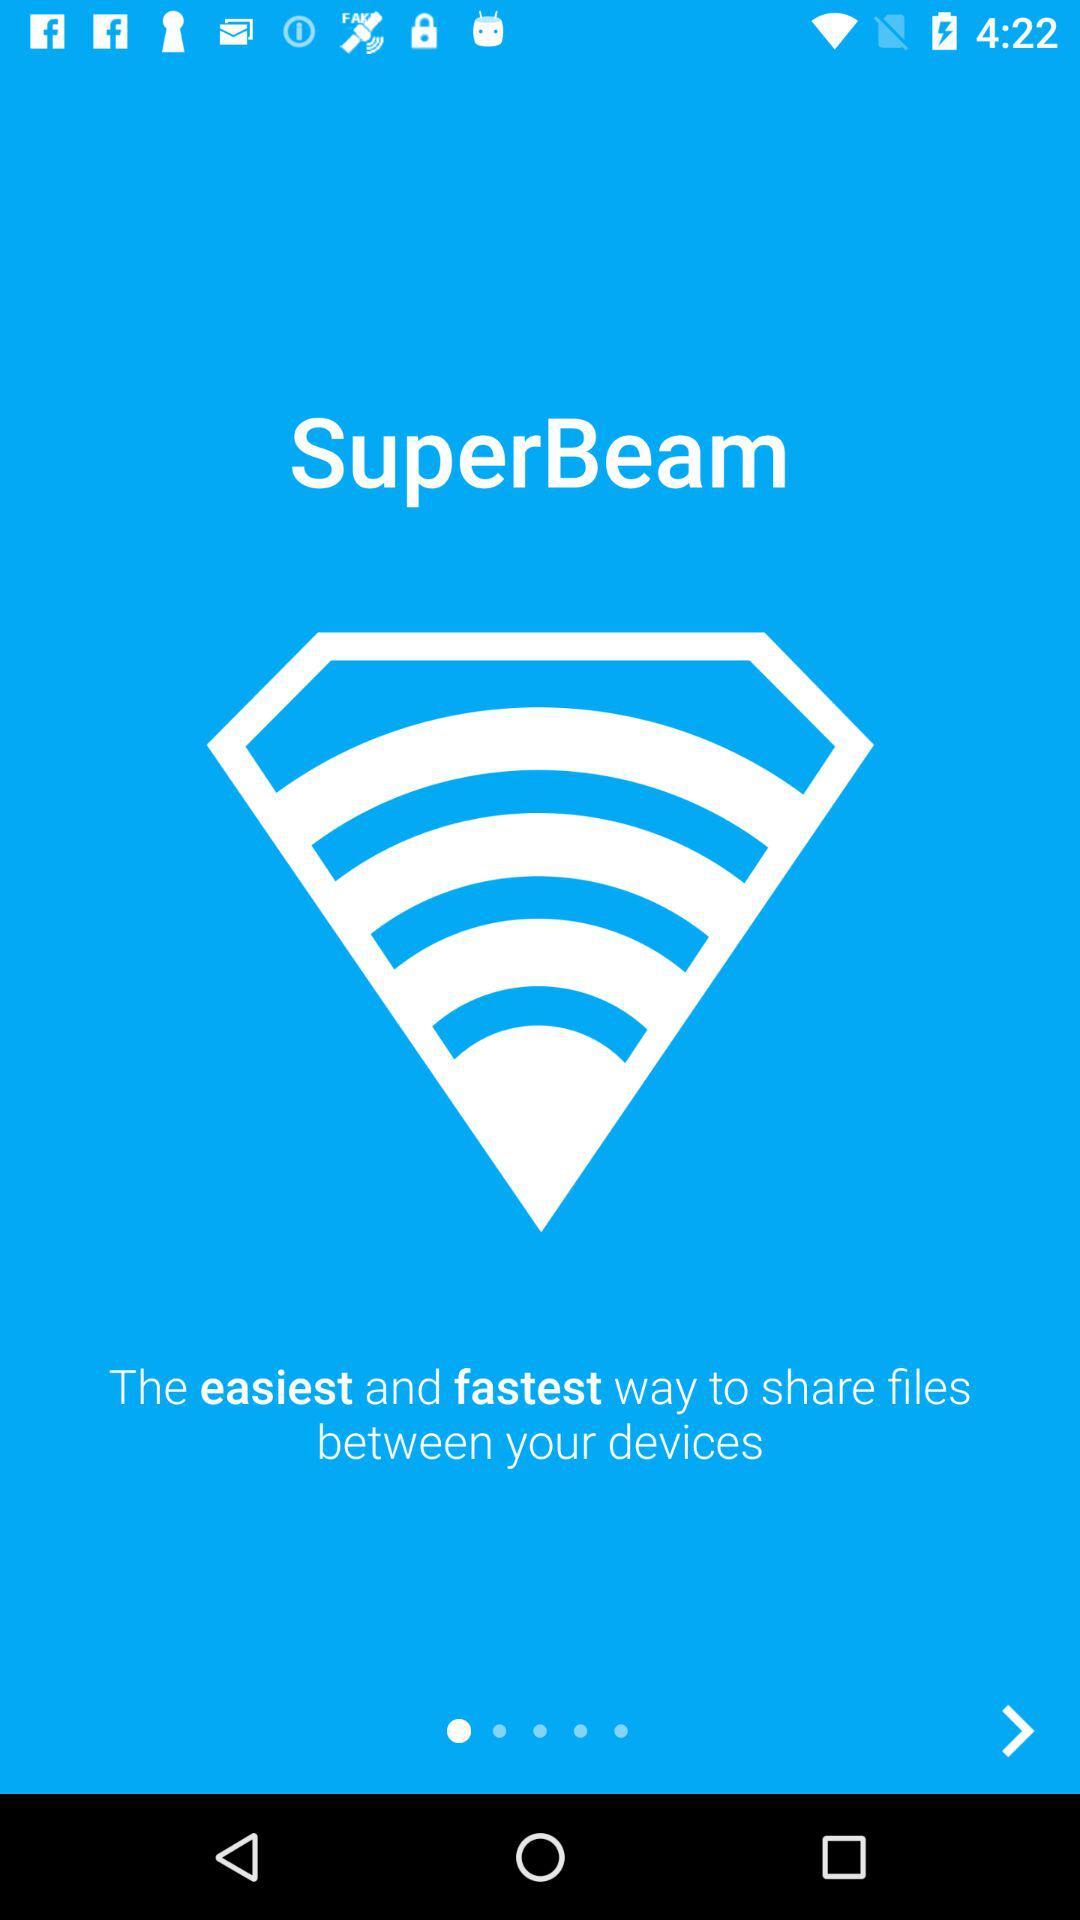 The width and height of the screenshot is (1080, 1920). Describe the element at coordinates (1017, 1730) in the screenshot. I see `next` at that location.